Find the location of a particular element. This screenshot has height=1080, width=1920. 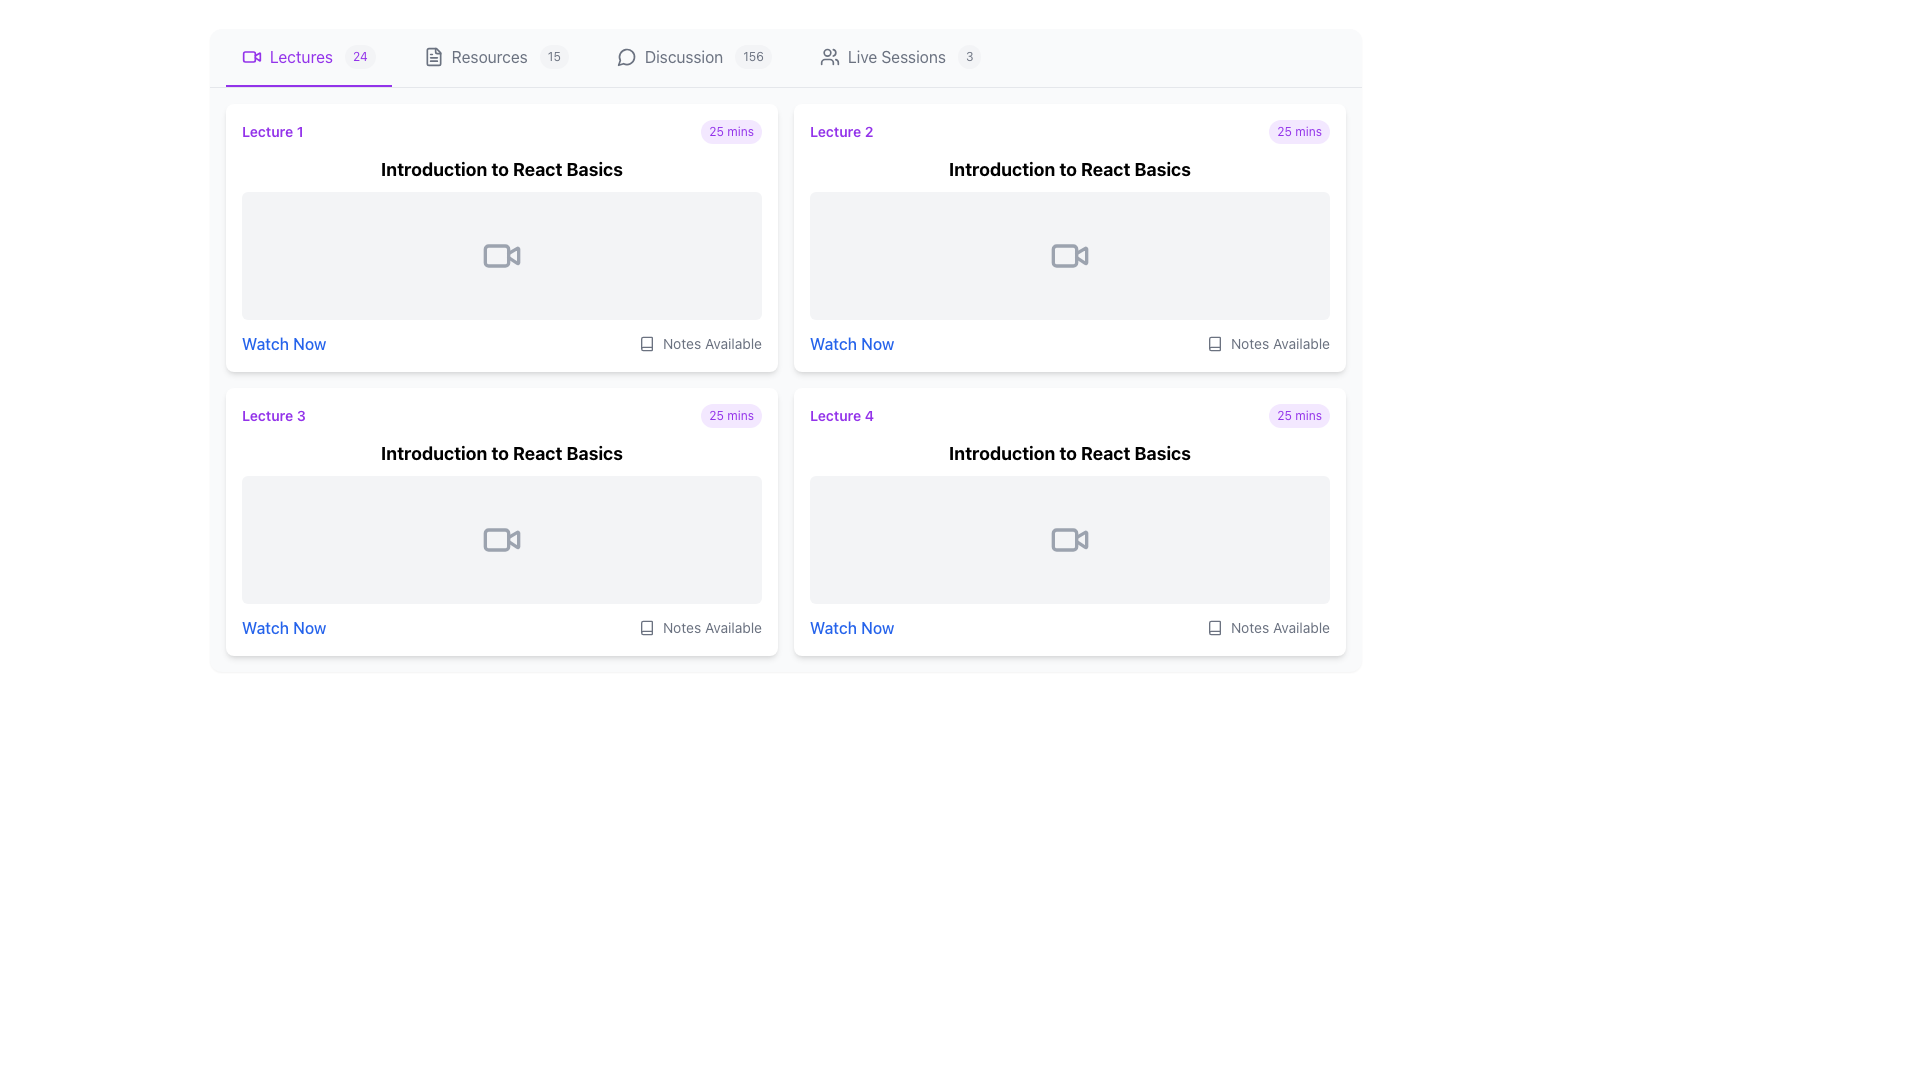

the SVG graphic illustrating a document icon located in the upper navigation bar, which is styled as a simple outline resembling a document or sheet symbol is located at coordinates (432, 56).